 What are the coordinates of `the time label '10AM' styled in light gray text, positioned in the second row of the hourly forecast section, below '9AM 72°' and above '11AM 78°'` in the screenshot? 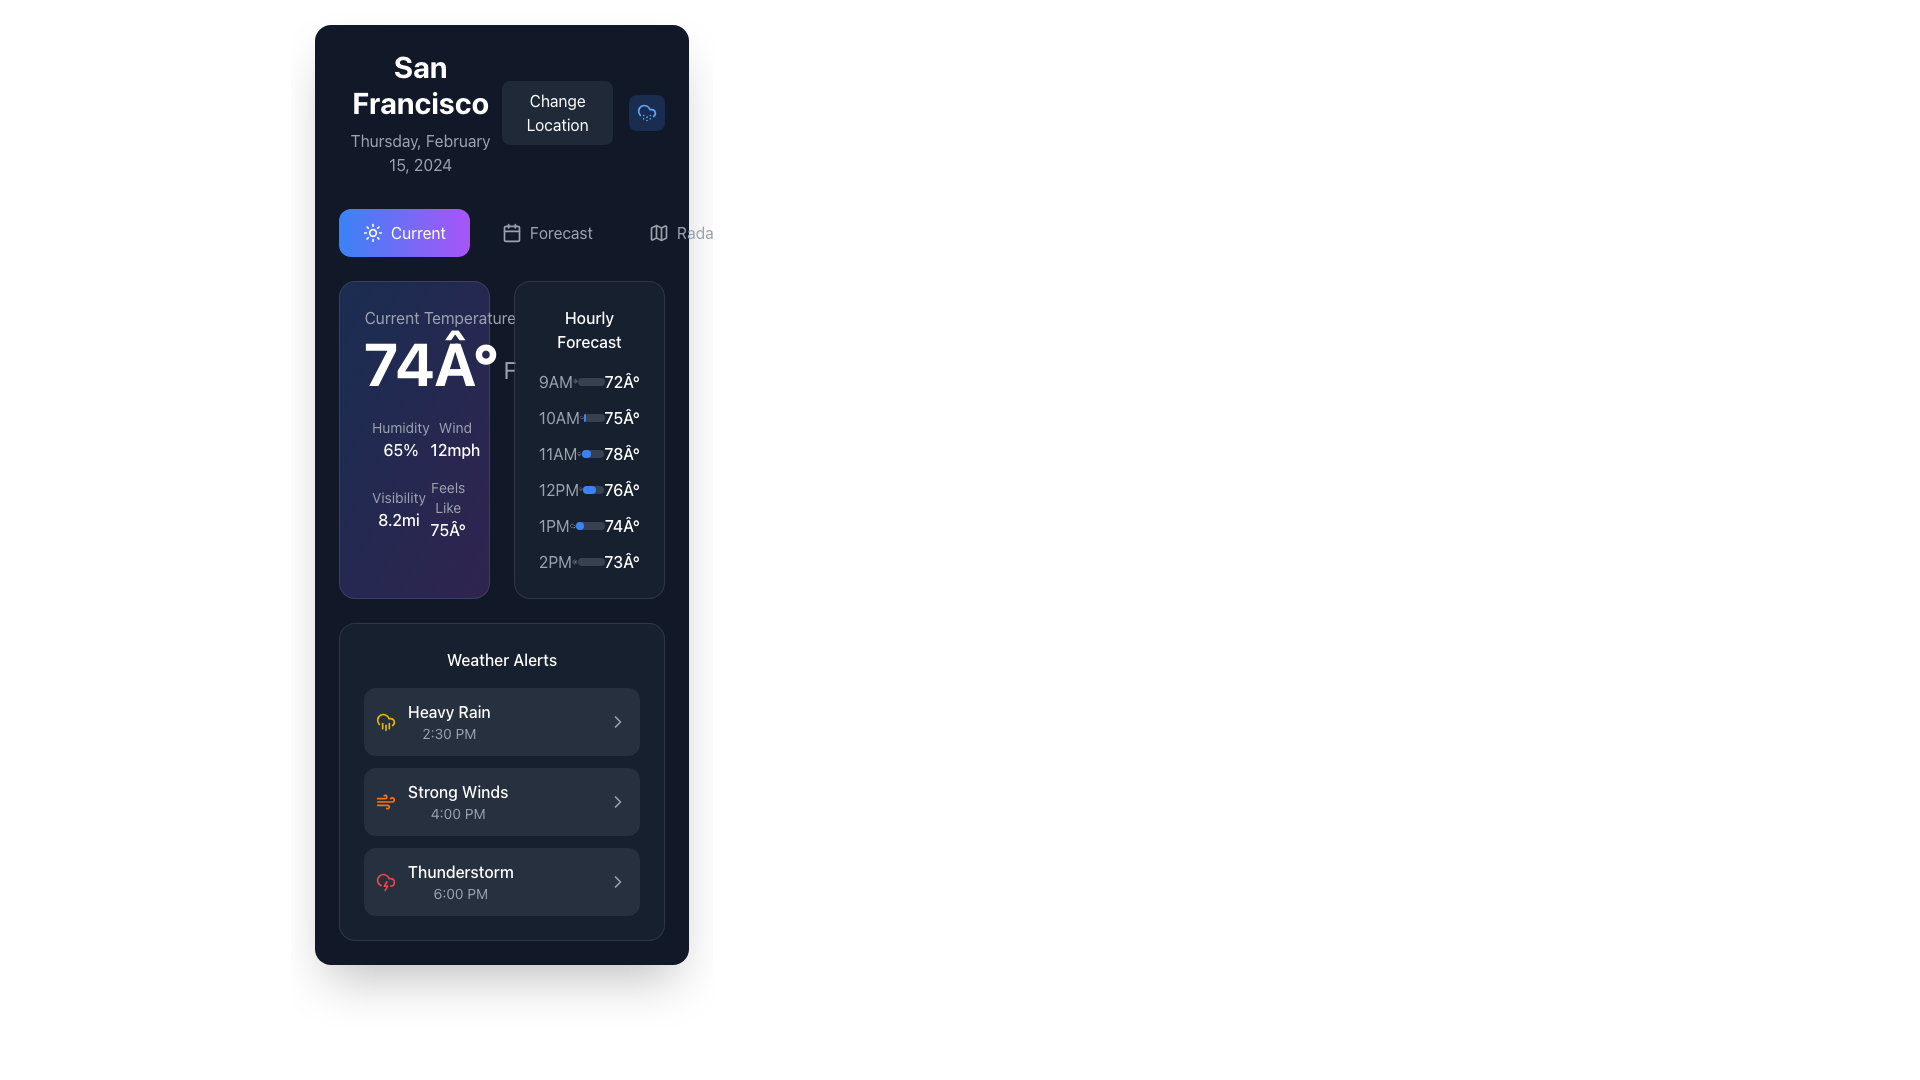 It's located at (559, 416).